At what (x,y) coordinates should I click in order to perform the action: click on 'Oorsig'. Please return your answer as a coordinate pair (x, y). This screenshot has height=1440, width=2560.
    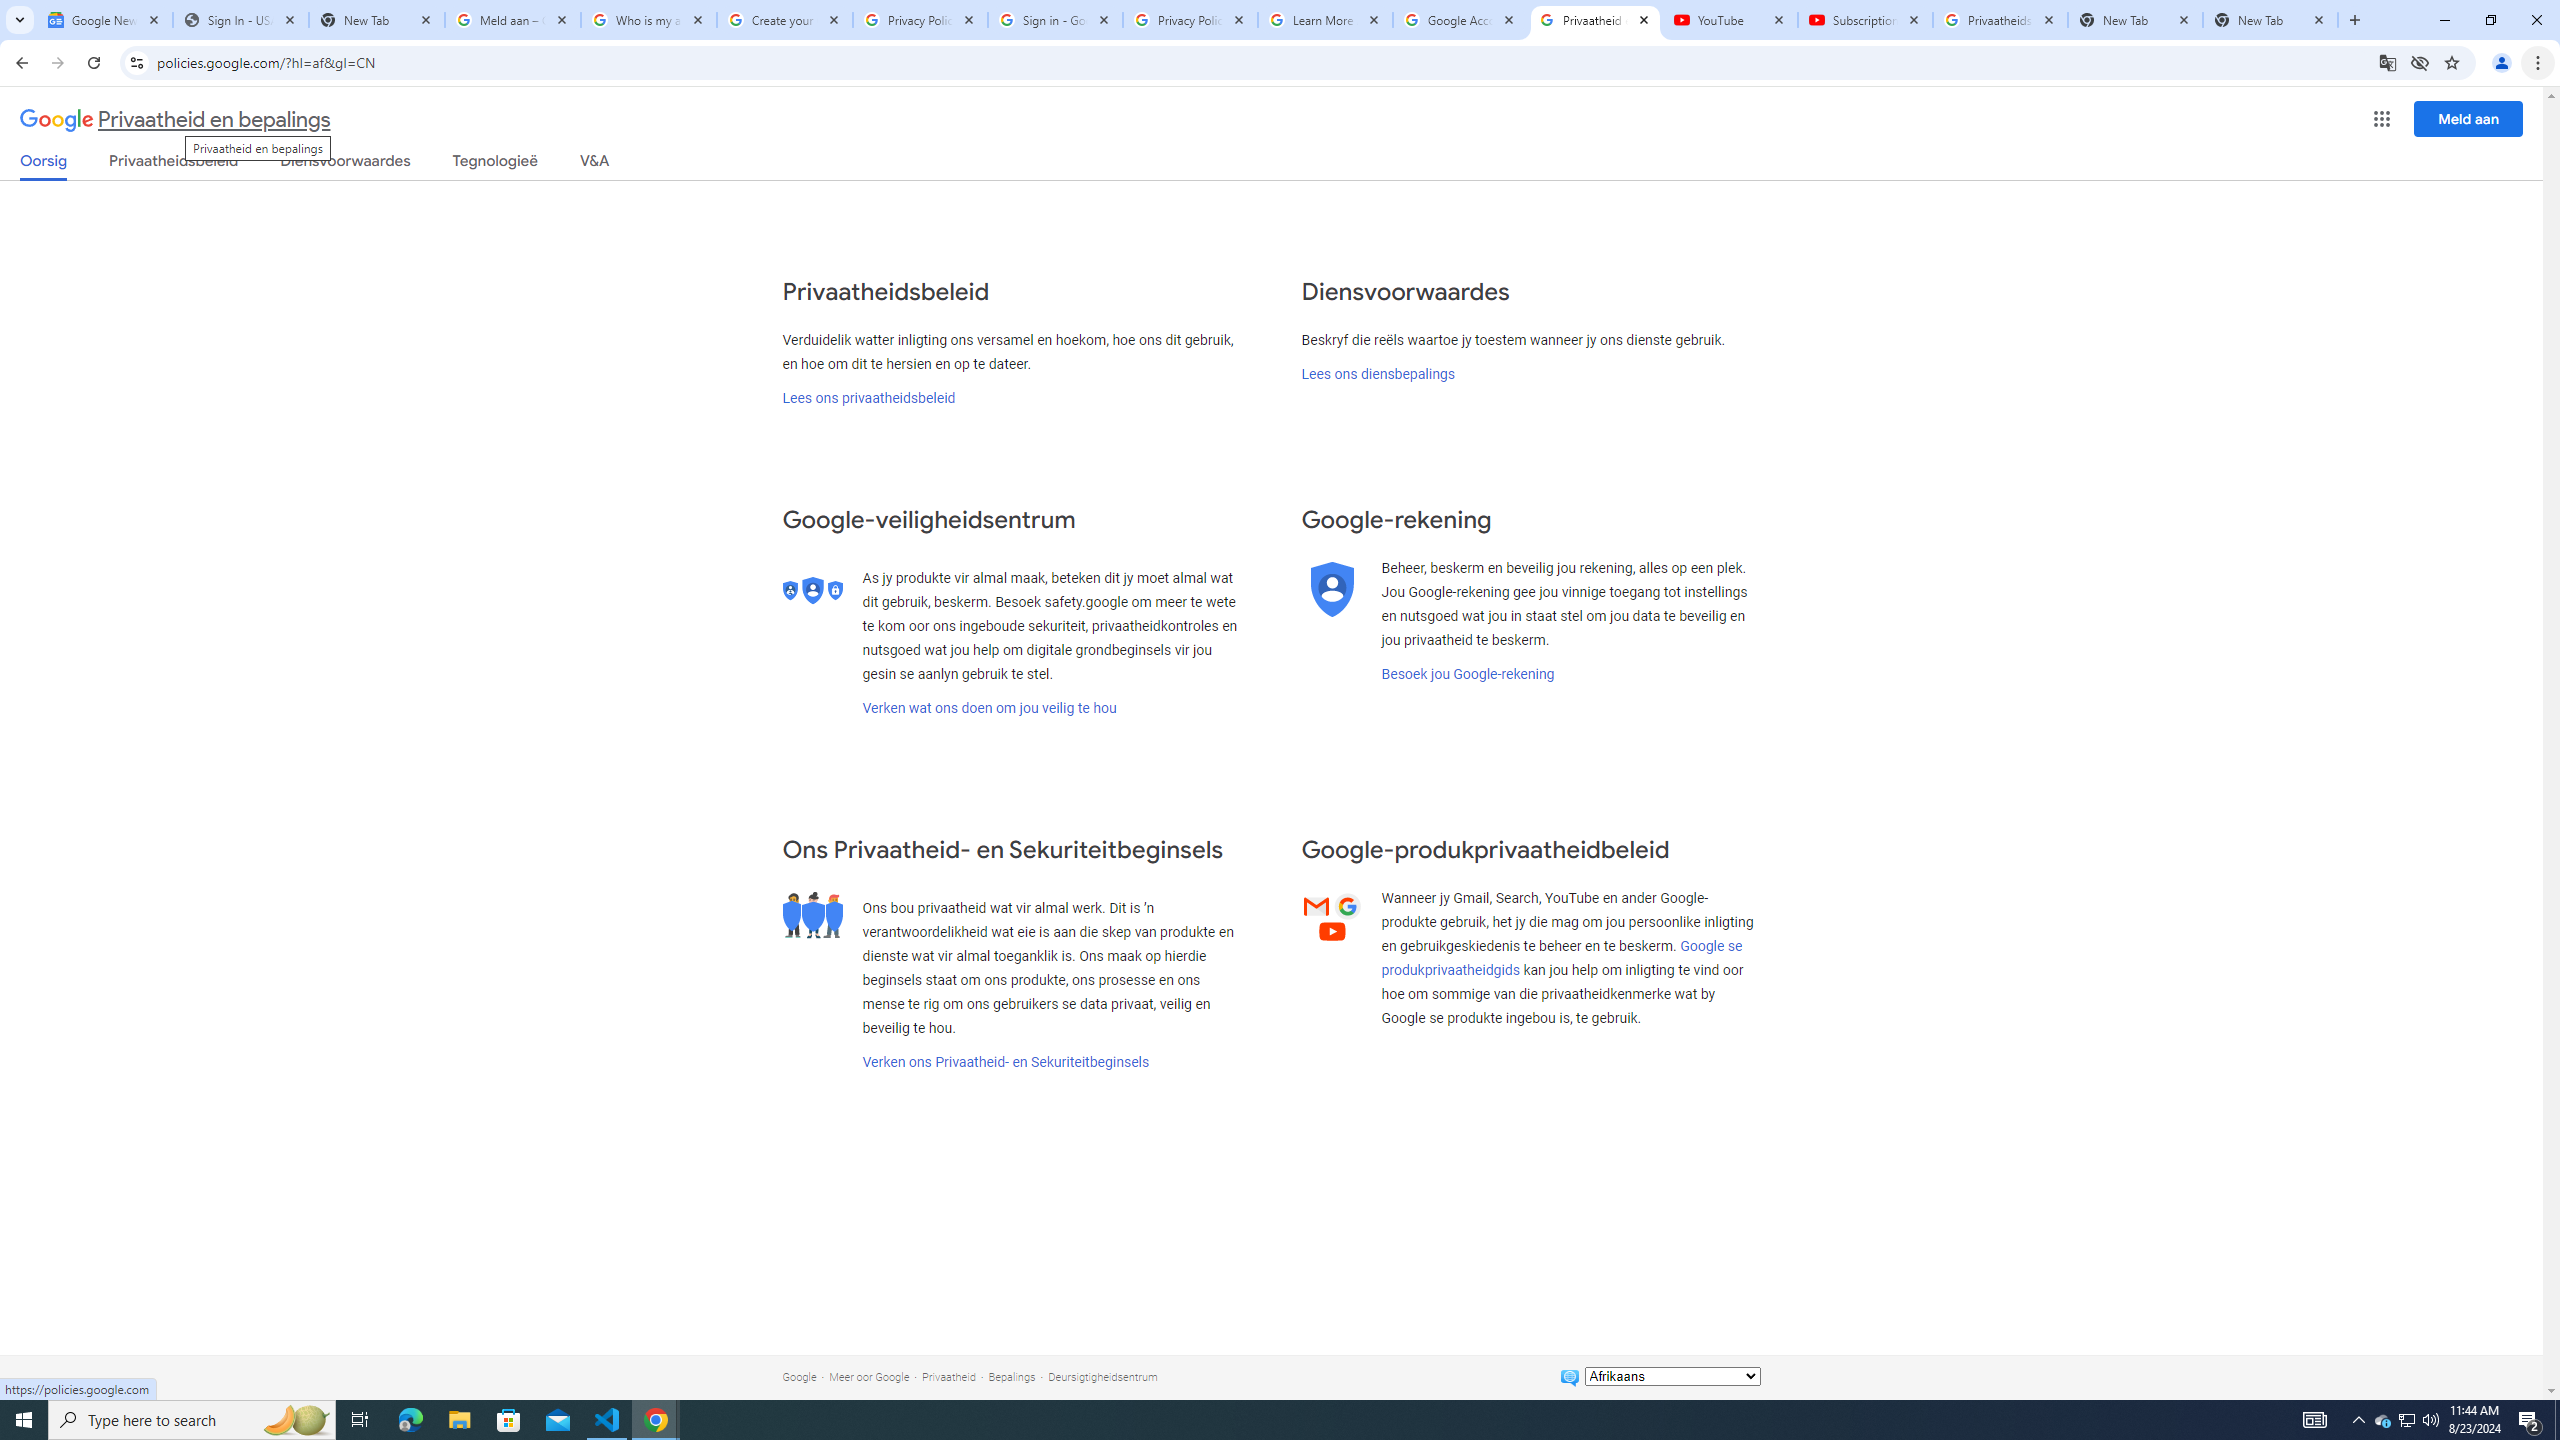
    Looking at the image, I should click on (44, 165).